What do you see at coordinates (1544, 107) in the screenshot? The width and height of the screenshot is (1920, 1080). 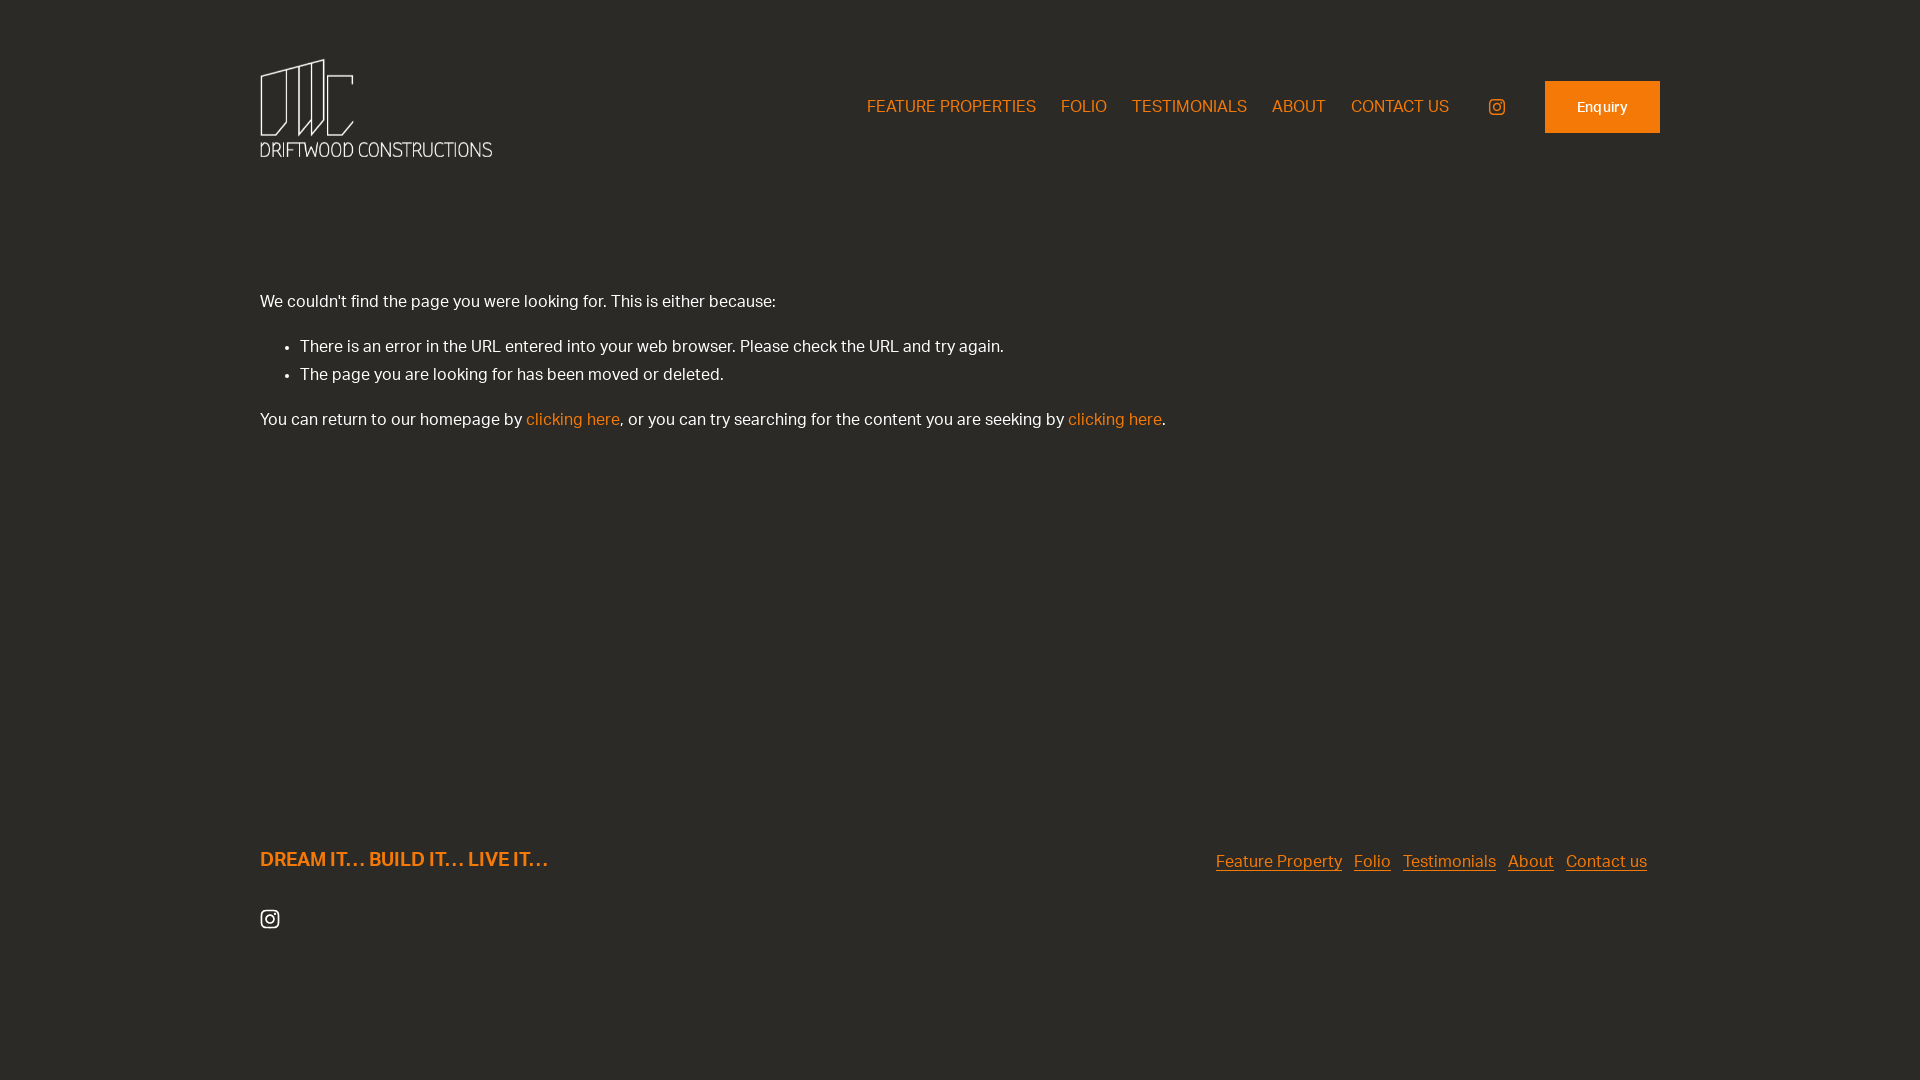 I see `'Enquiry'` at bounding box center [1544, 107].